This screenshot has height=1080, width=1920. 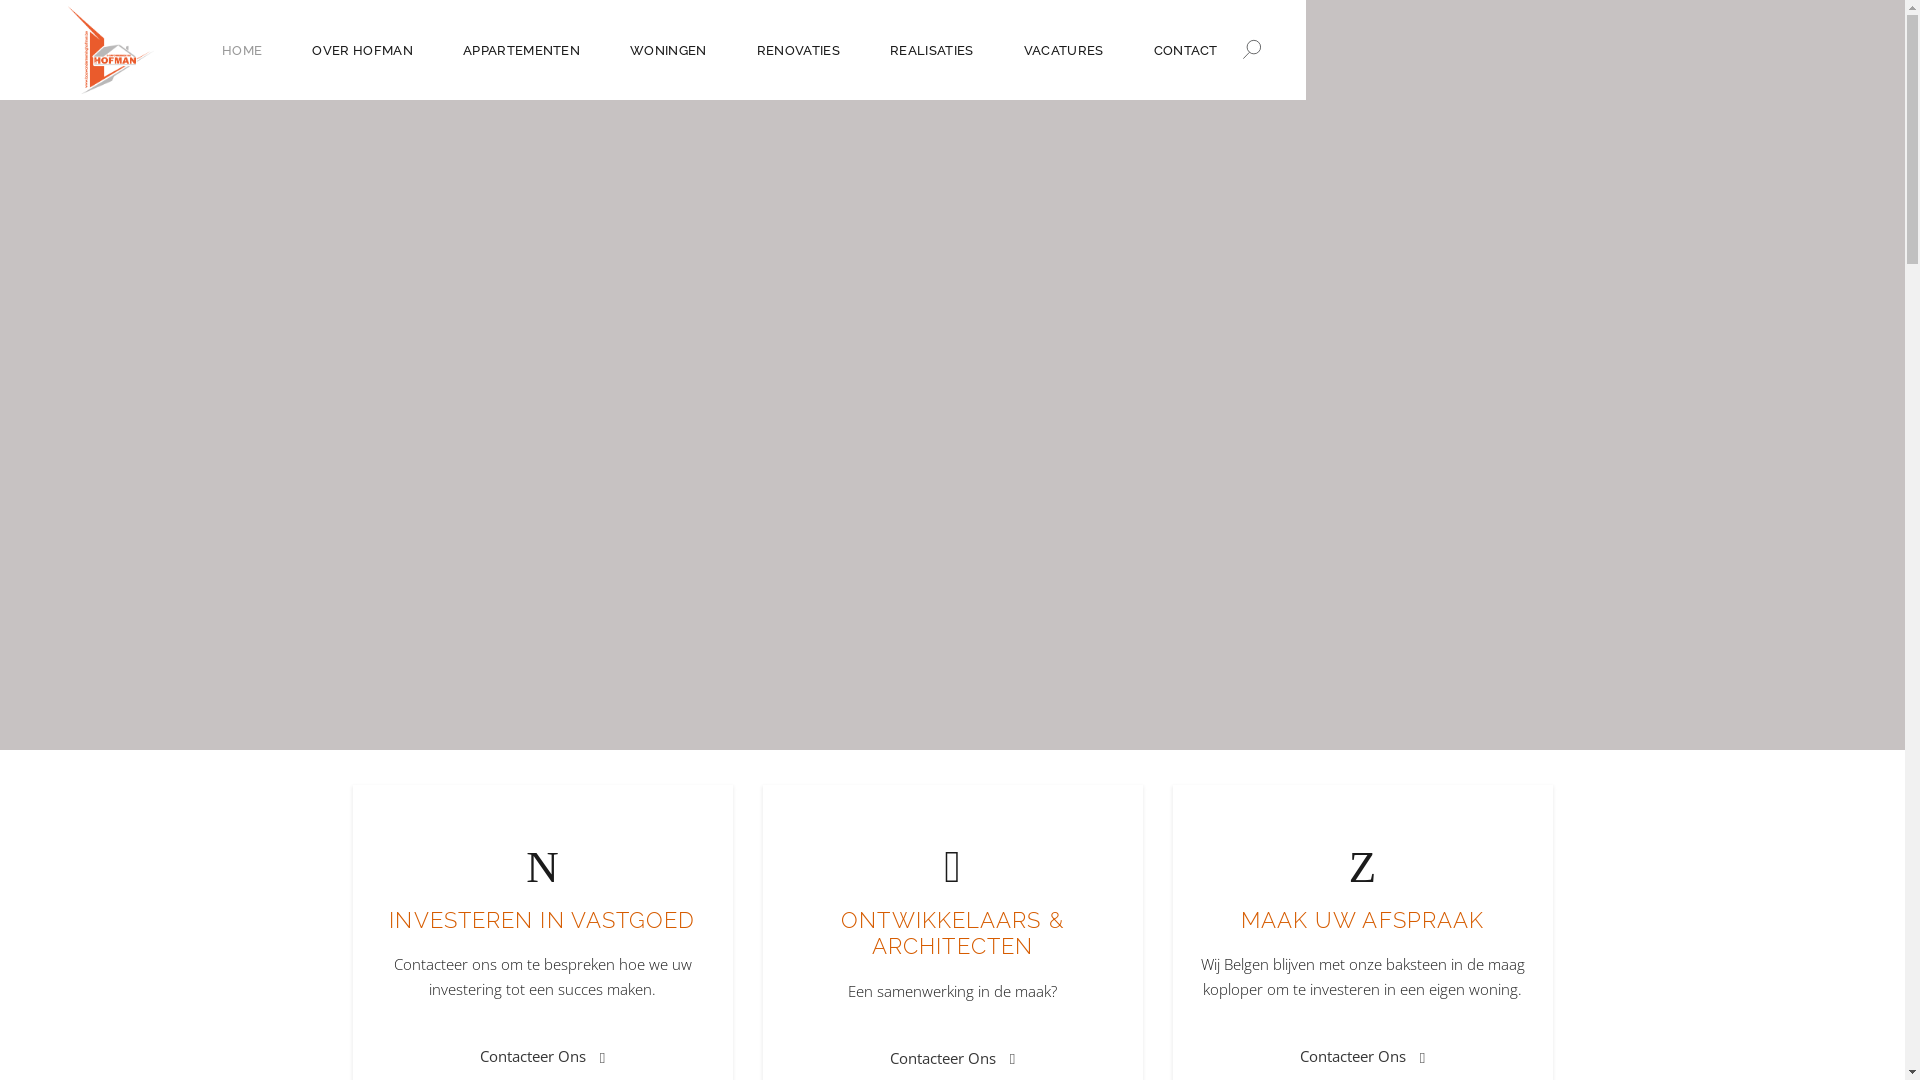 I want to click on 'CONTACT', so click(x=1128, y=48).